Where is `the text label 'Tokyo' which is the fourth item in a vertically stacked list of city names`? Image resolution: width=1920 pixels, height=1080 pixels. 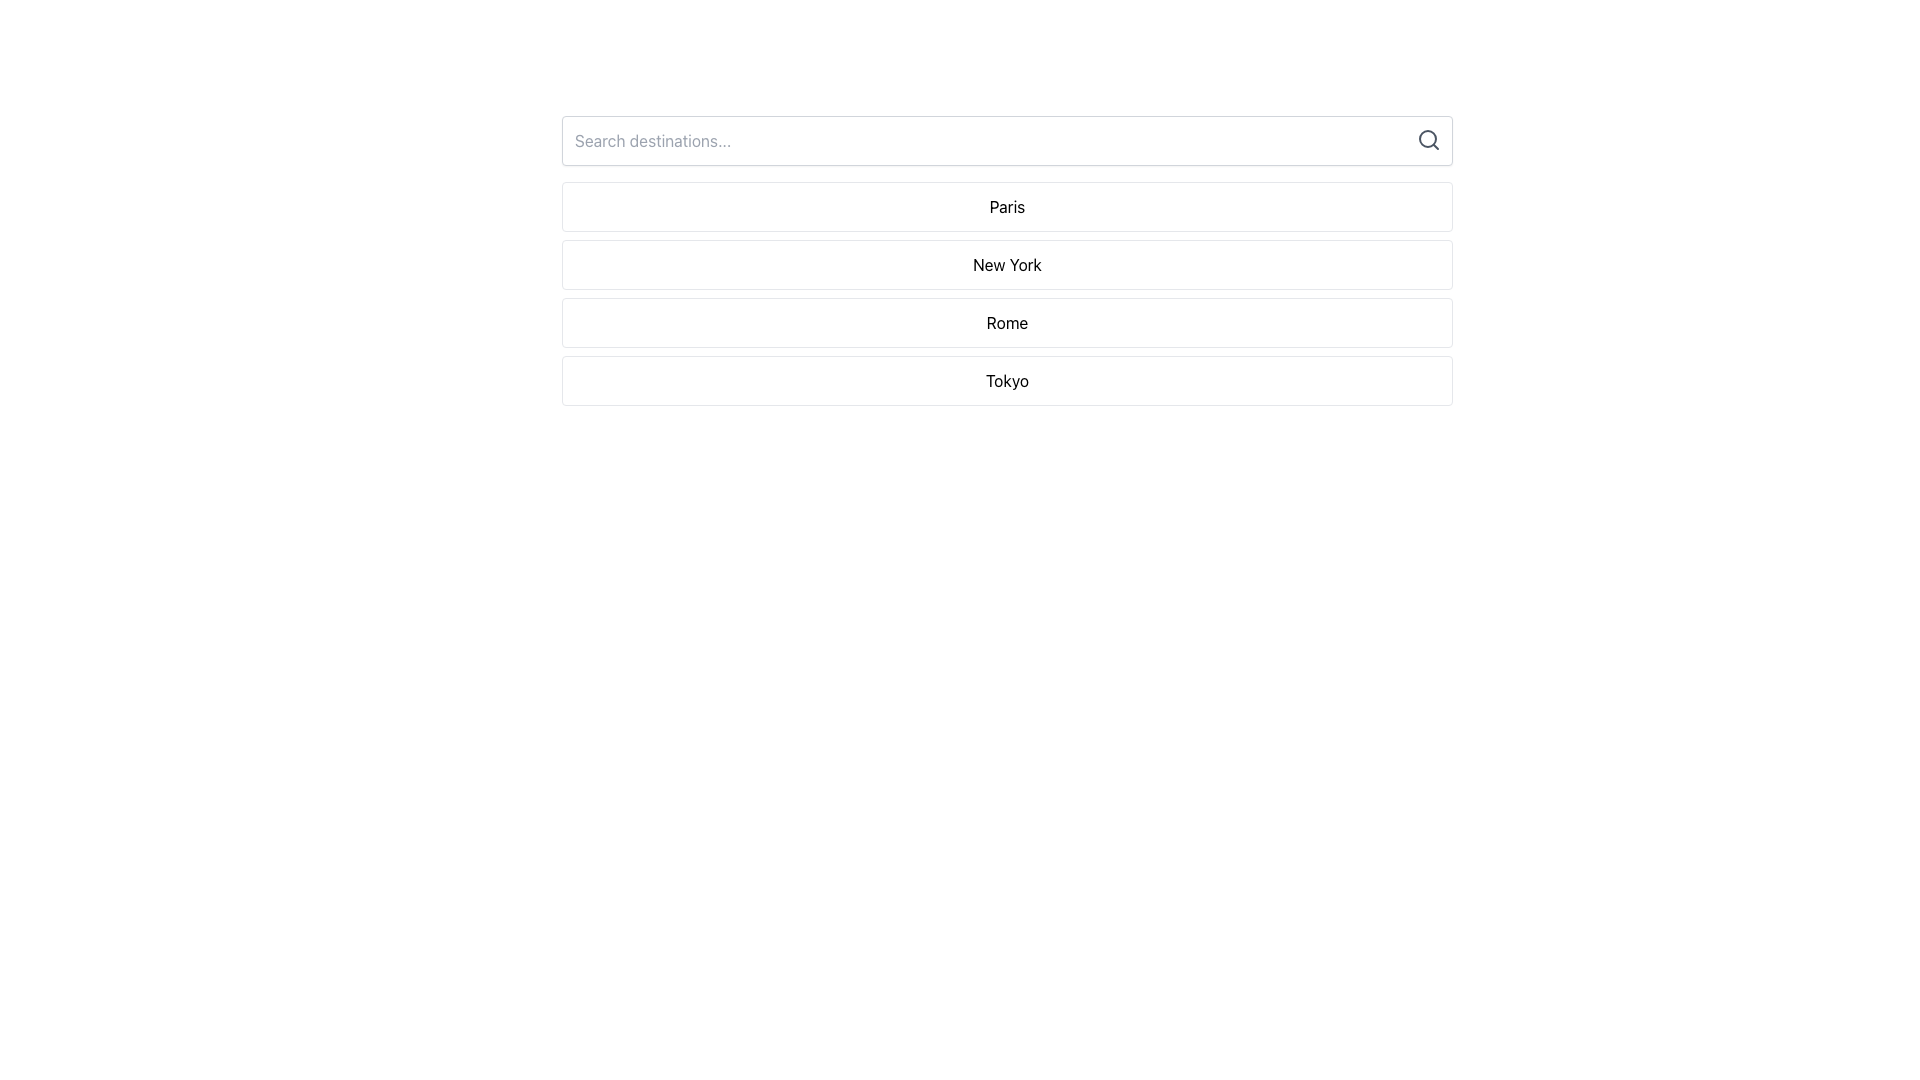 the text label 'Tokyo' which is the fourth item in a vertically stacked list of city names is located at coordinates (1007, 381).